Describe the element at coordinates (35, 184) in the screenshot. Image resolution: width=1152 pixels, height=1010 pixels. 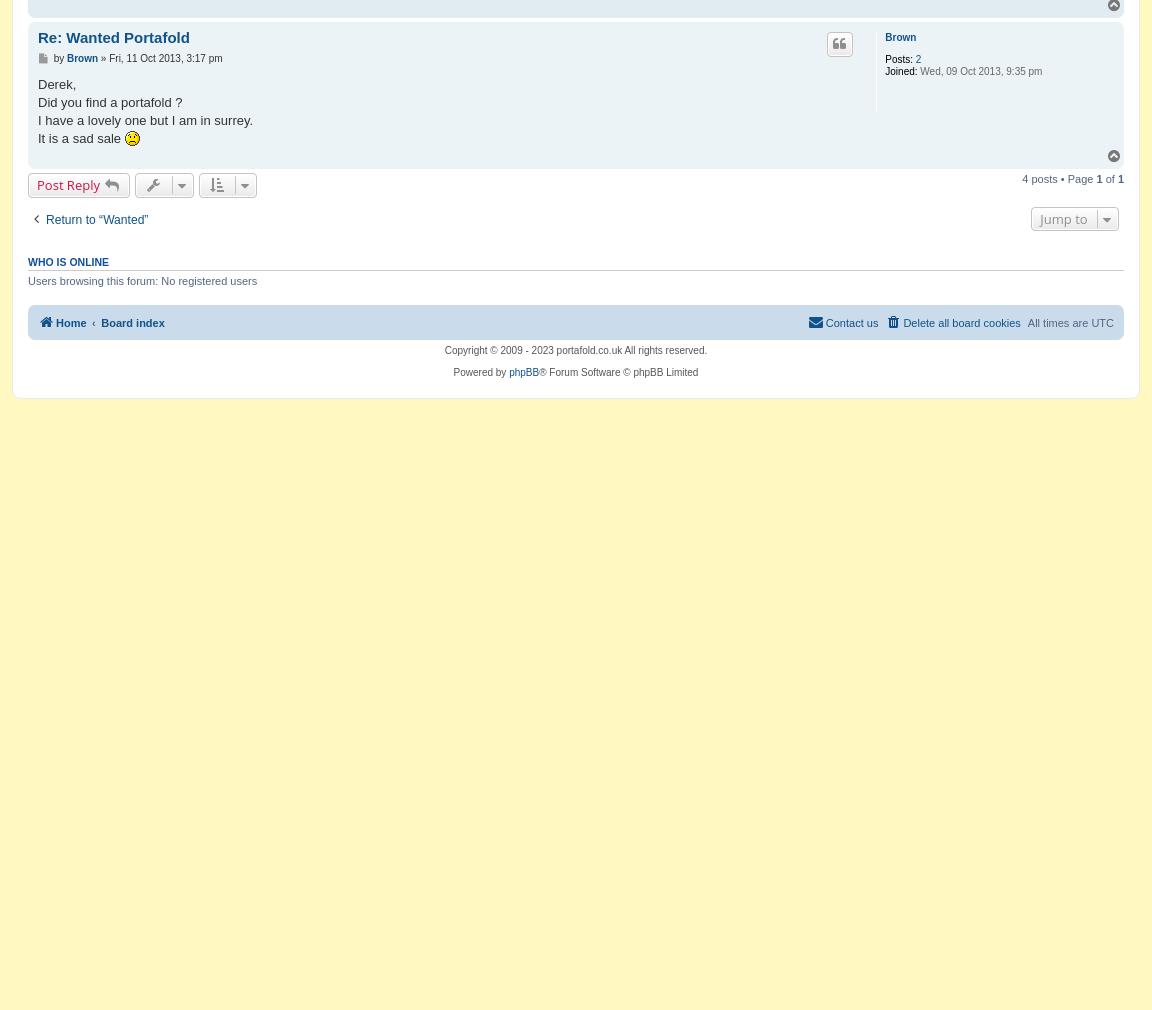
I see `'Post Reply'` at that location.